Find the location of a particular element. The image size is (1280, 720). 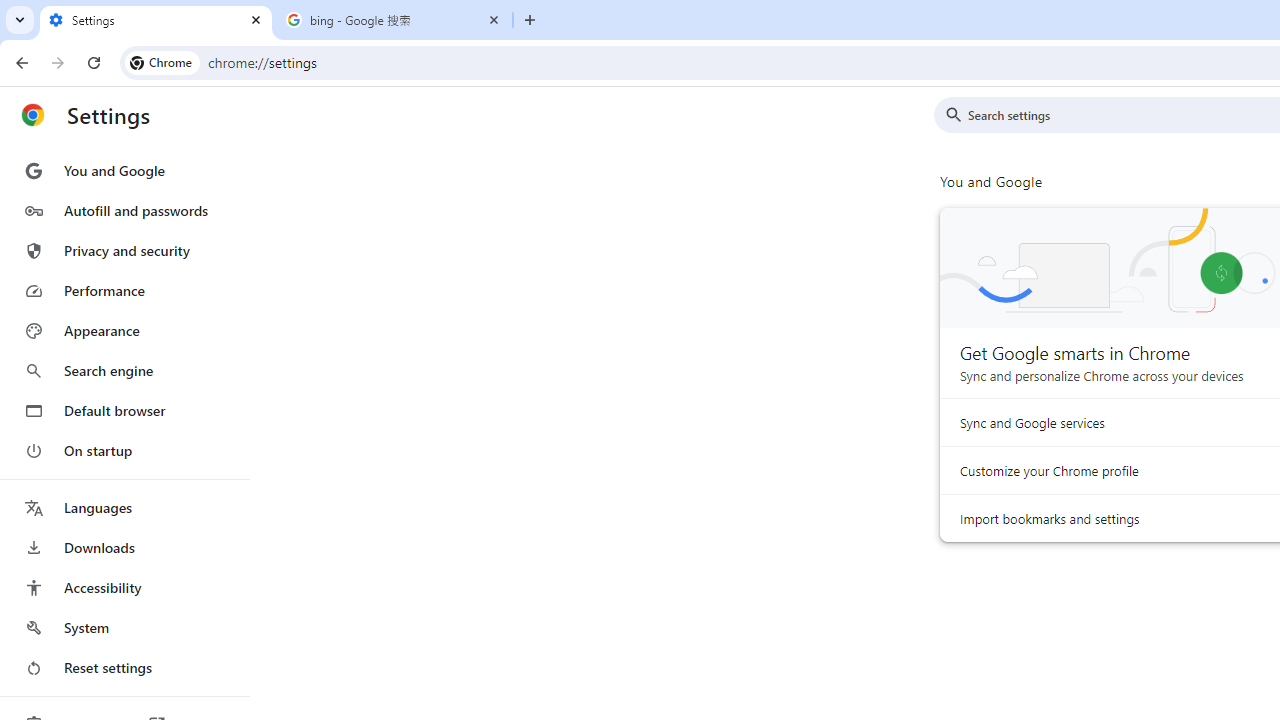

'Downloads' is located at coordinates (123, 547).